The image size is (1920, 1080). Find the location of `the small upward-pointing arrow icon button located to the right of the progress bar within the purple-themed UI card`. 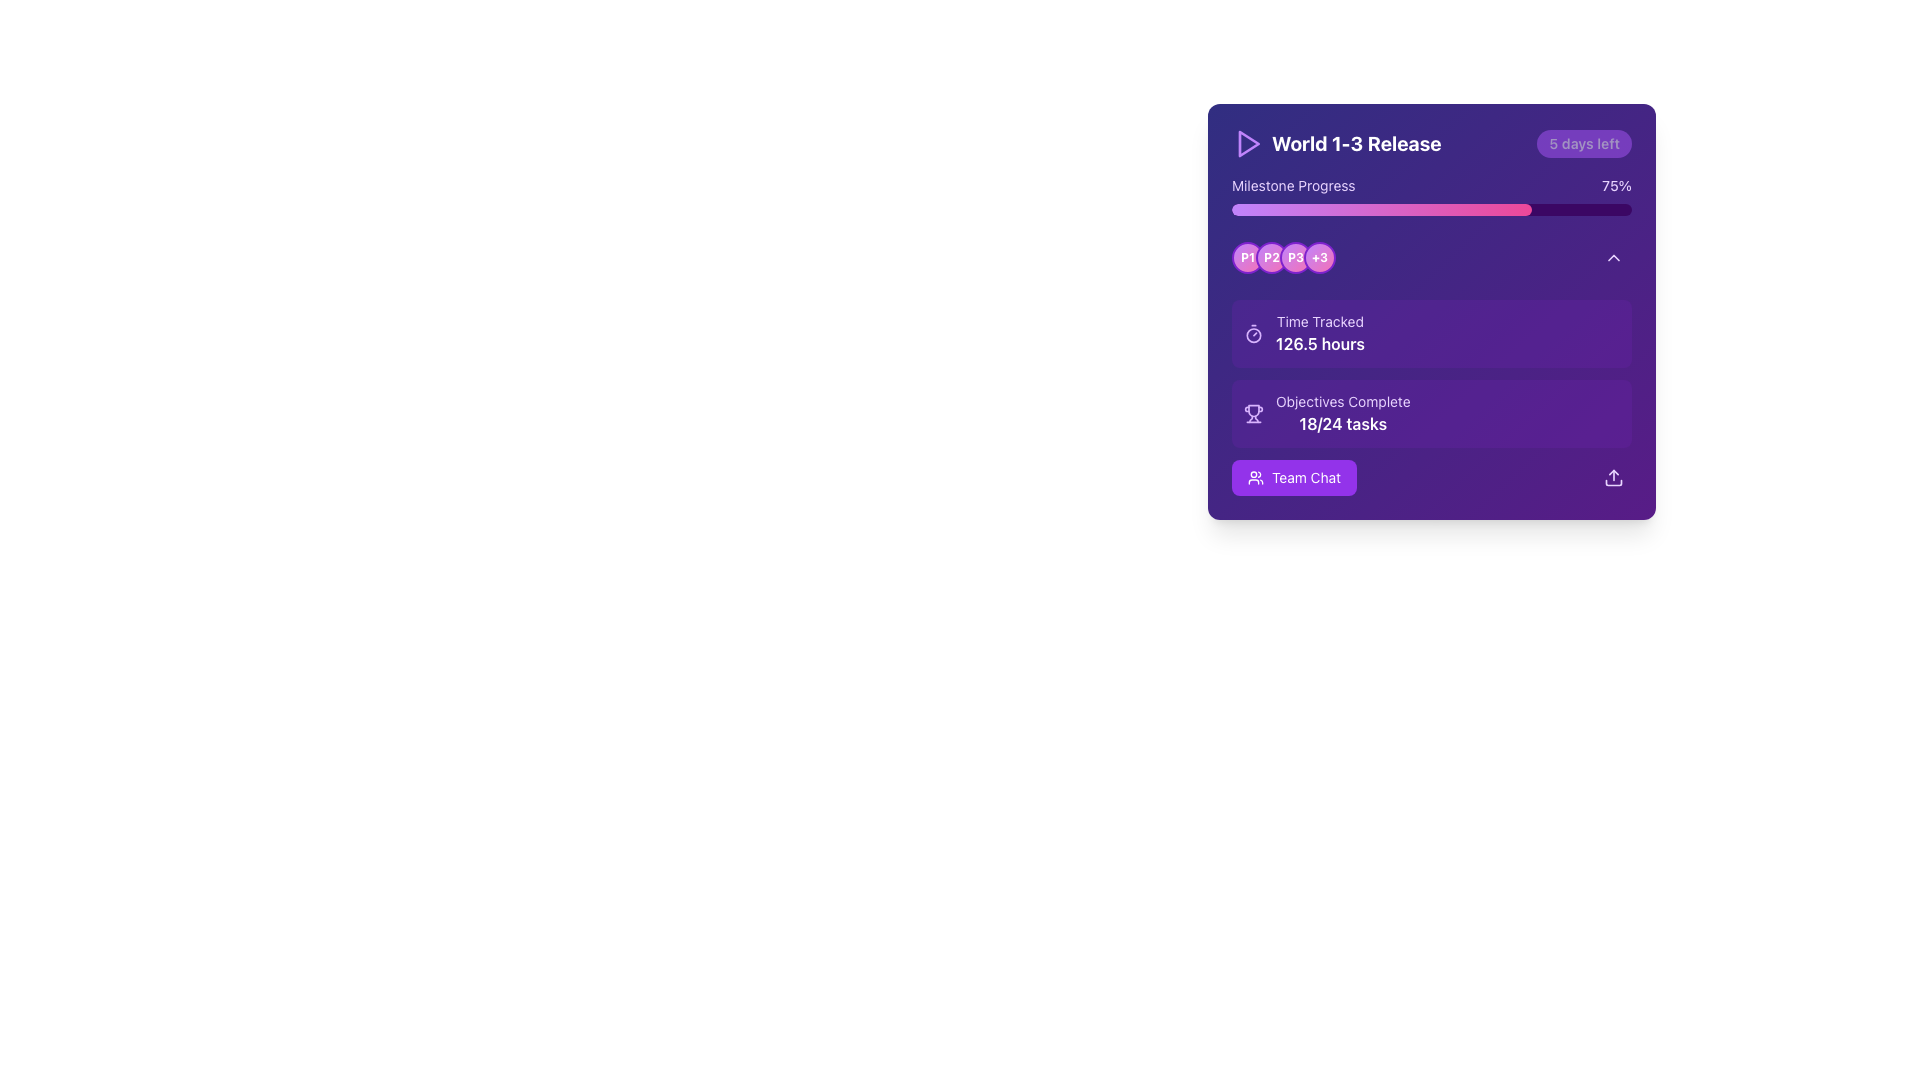

the small upward-pointing arrow icon button located to the right of the progress bar within the purple-themed UI card is located at coordinates (1613, 257).